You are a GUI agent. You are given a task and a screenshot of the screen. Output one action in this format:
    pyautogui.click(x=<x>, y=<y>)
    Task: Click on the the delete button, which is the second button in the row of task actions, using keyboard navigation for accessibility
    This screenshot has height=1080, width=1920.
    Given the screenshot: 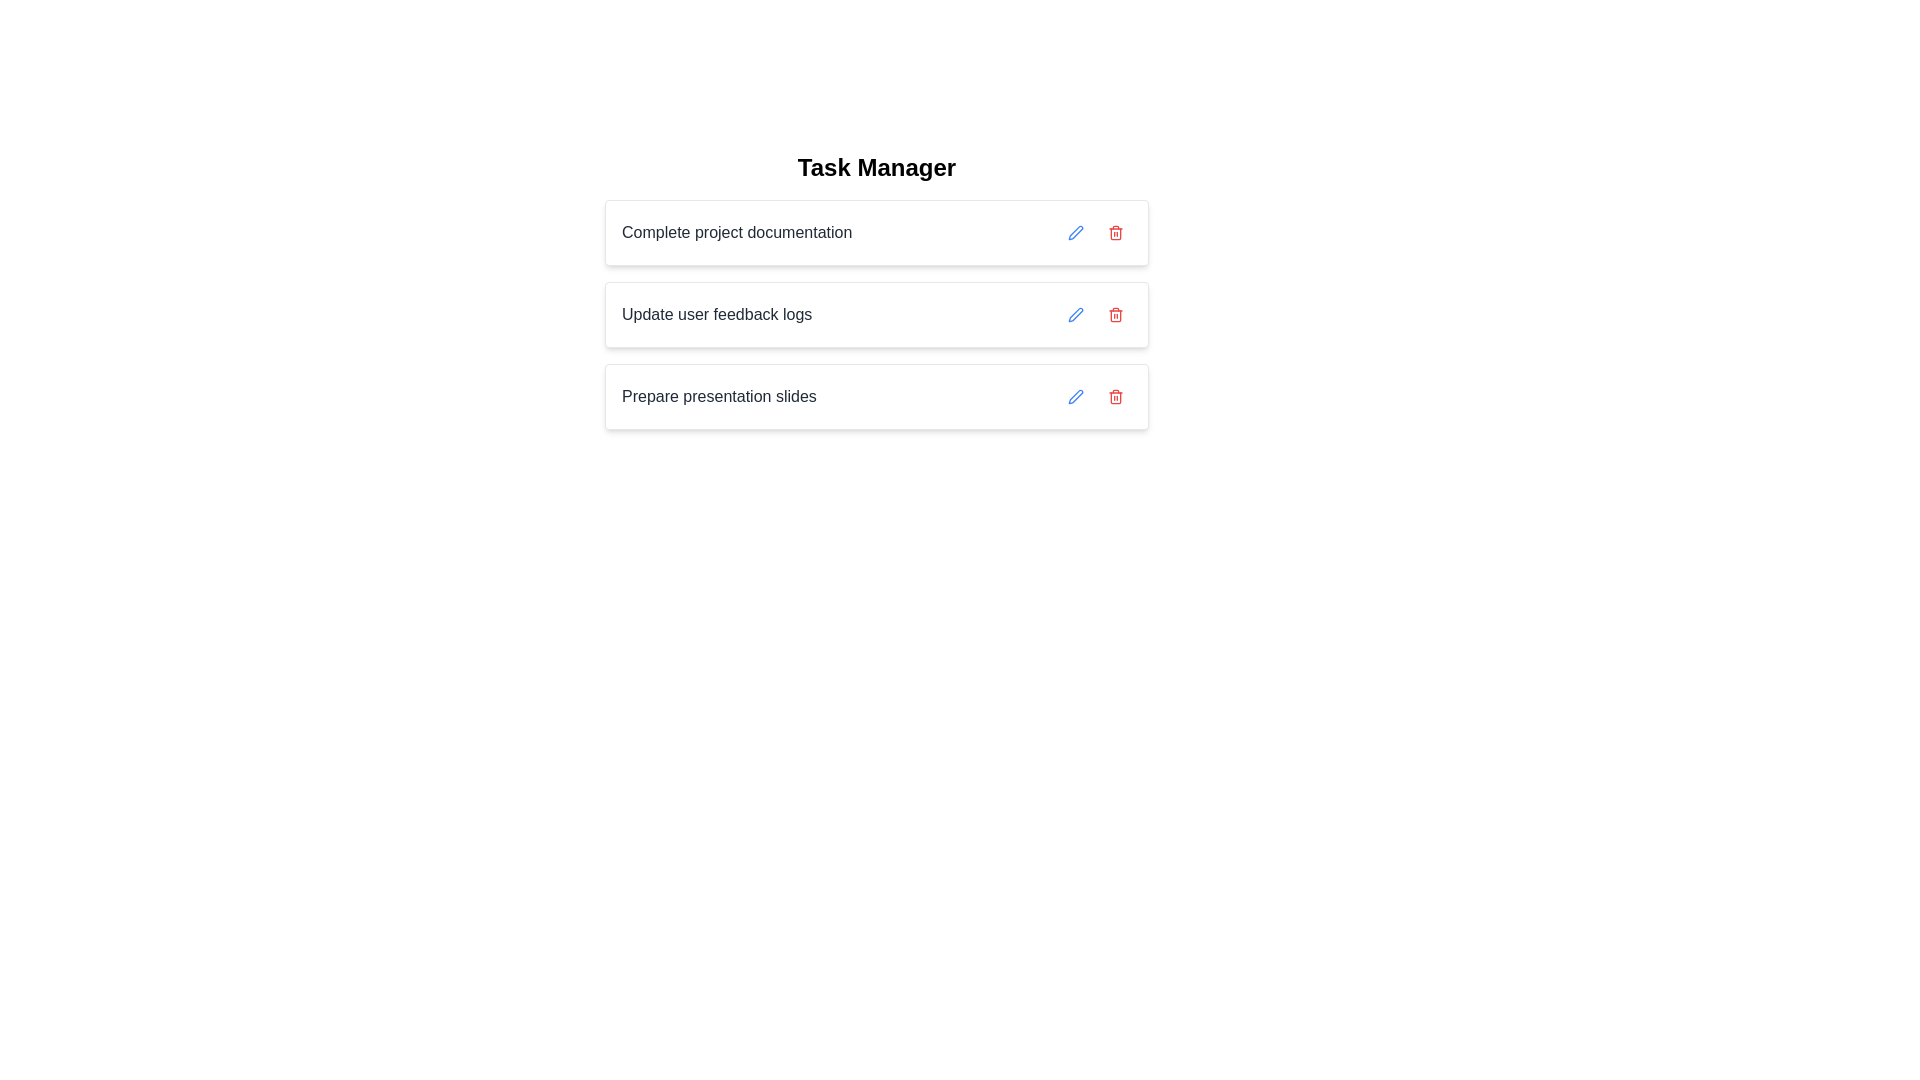 What is the action you would take?
    pyautogui.click(x=1115, y=231)
    